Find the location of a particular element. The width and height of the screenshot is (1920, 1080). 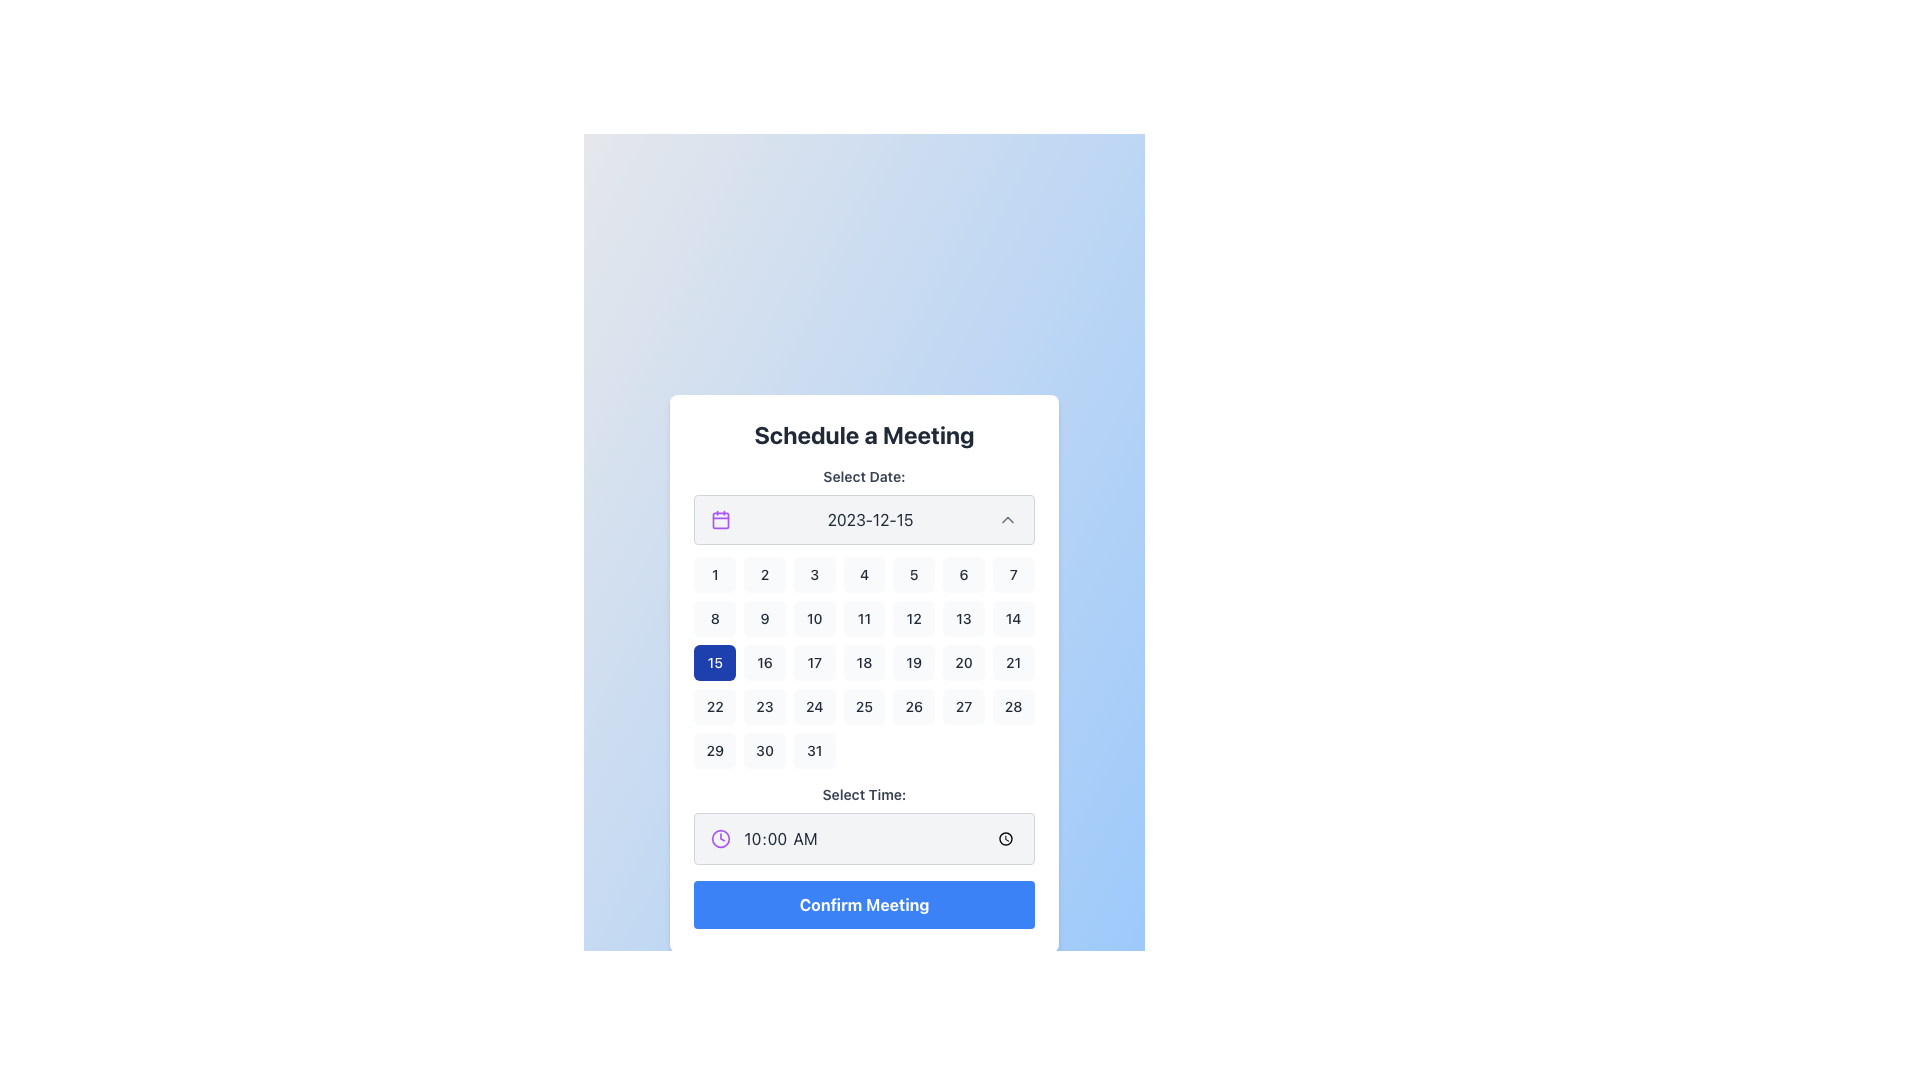

the button is located at coordinates (964, 663).